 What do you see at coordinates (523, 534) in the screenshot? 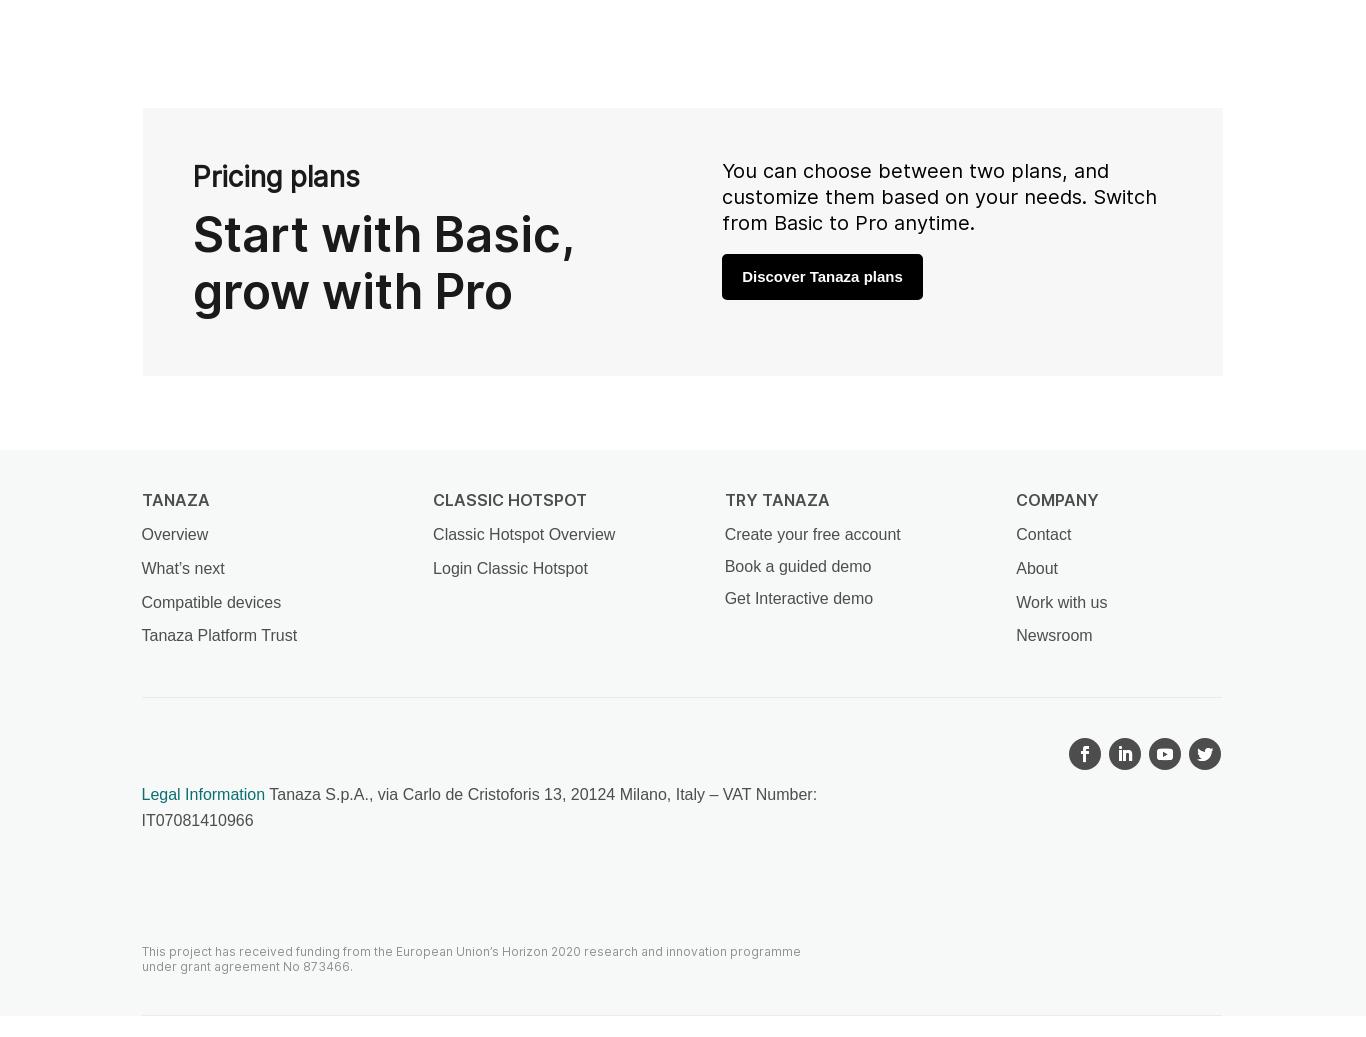
I see `'Classic Hotspot Overview'` at bounding box center [523, 534].